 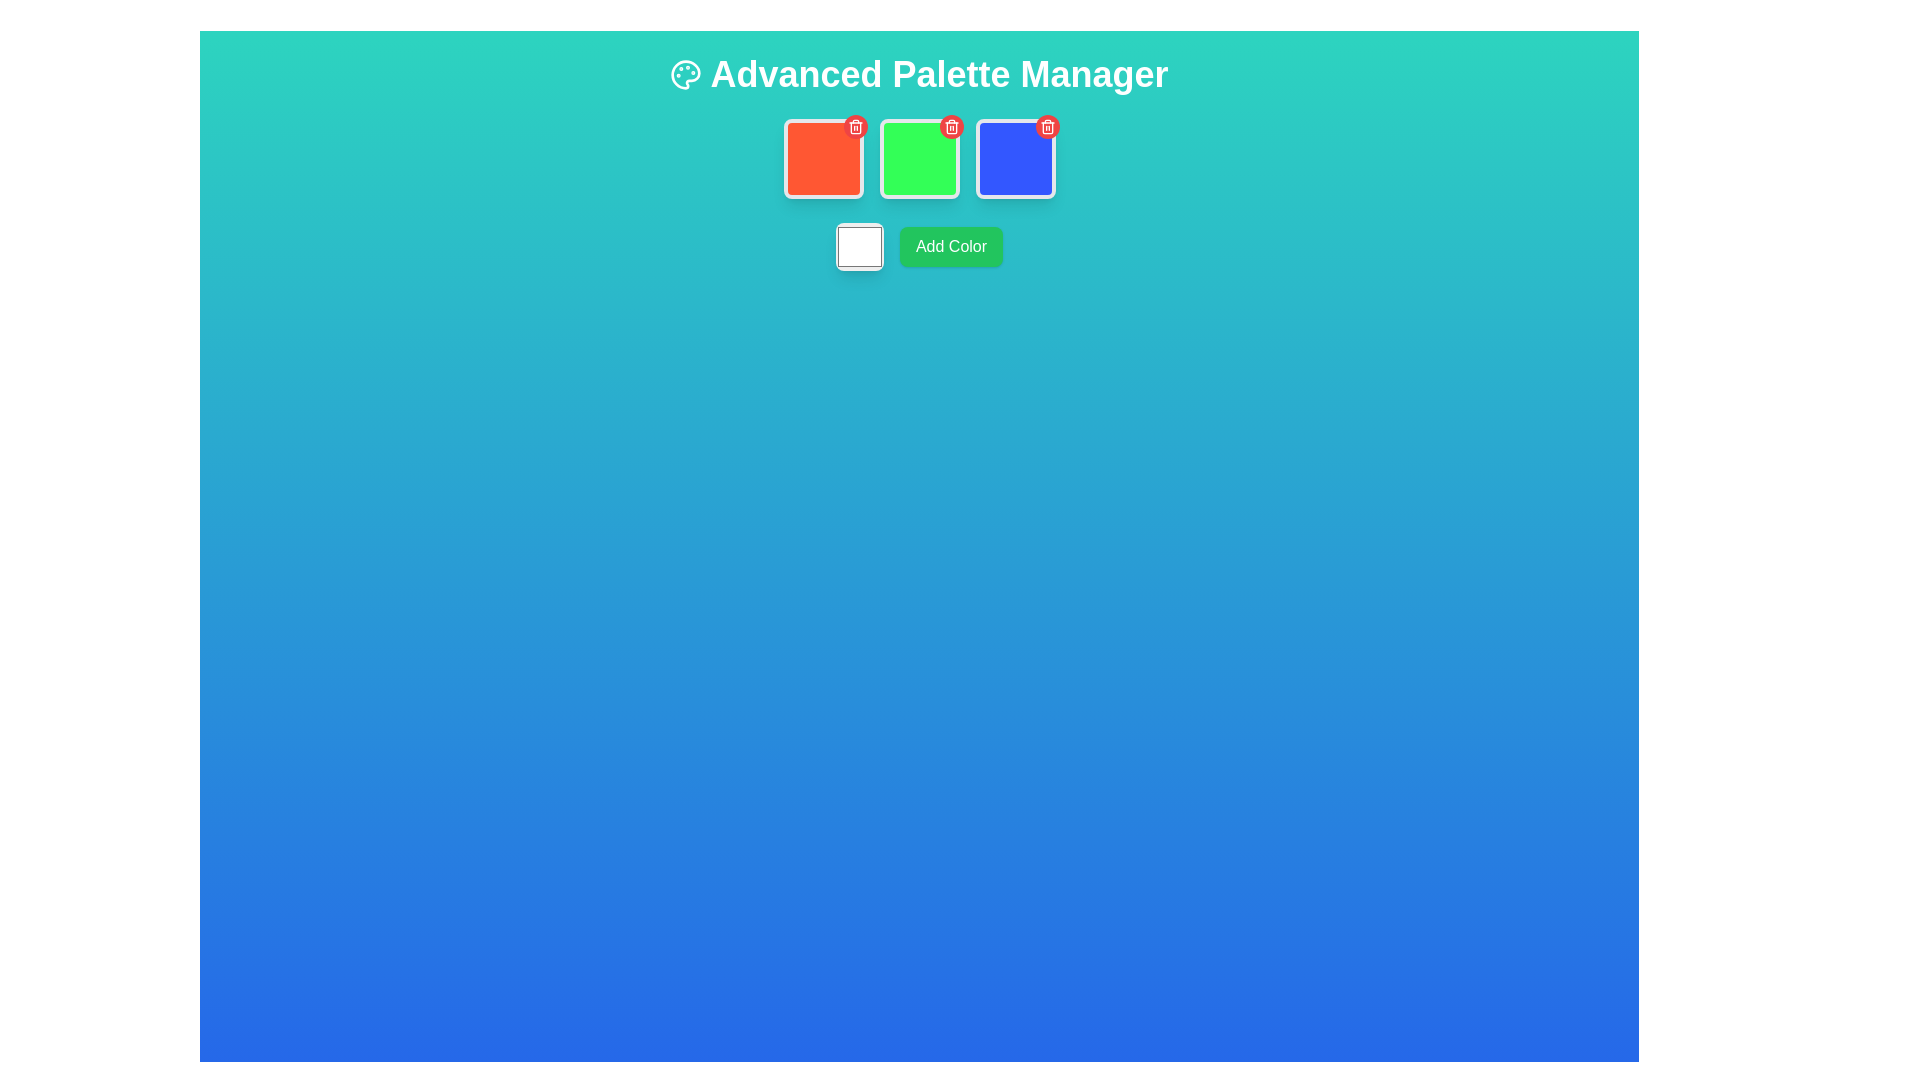 I want to click on the green rectangular button labeled 'Add Color', so click(x=950, y=245).